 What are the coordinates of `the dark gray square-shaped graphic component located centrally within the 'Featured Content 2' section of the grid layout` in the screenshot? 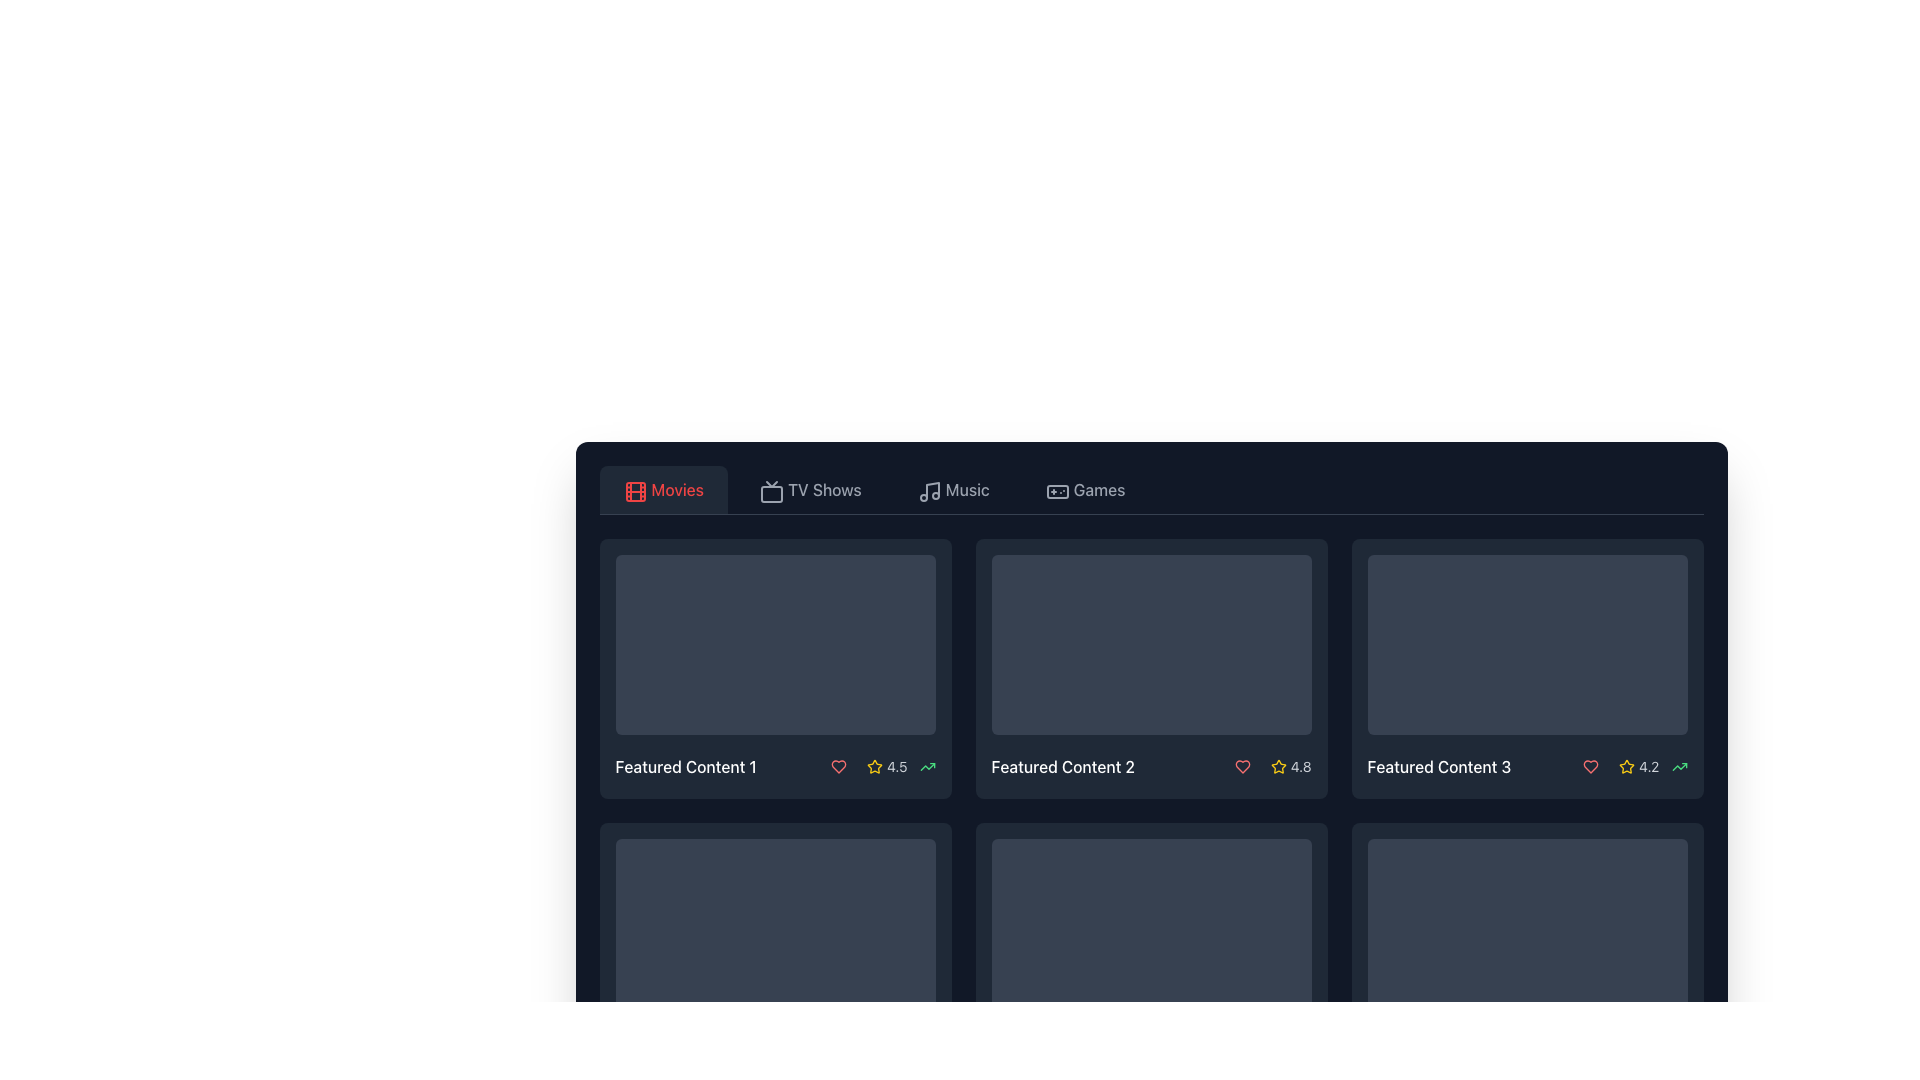 It's located at (1151, 644).